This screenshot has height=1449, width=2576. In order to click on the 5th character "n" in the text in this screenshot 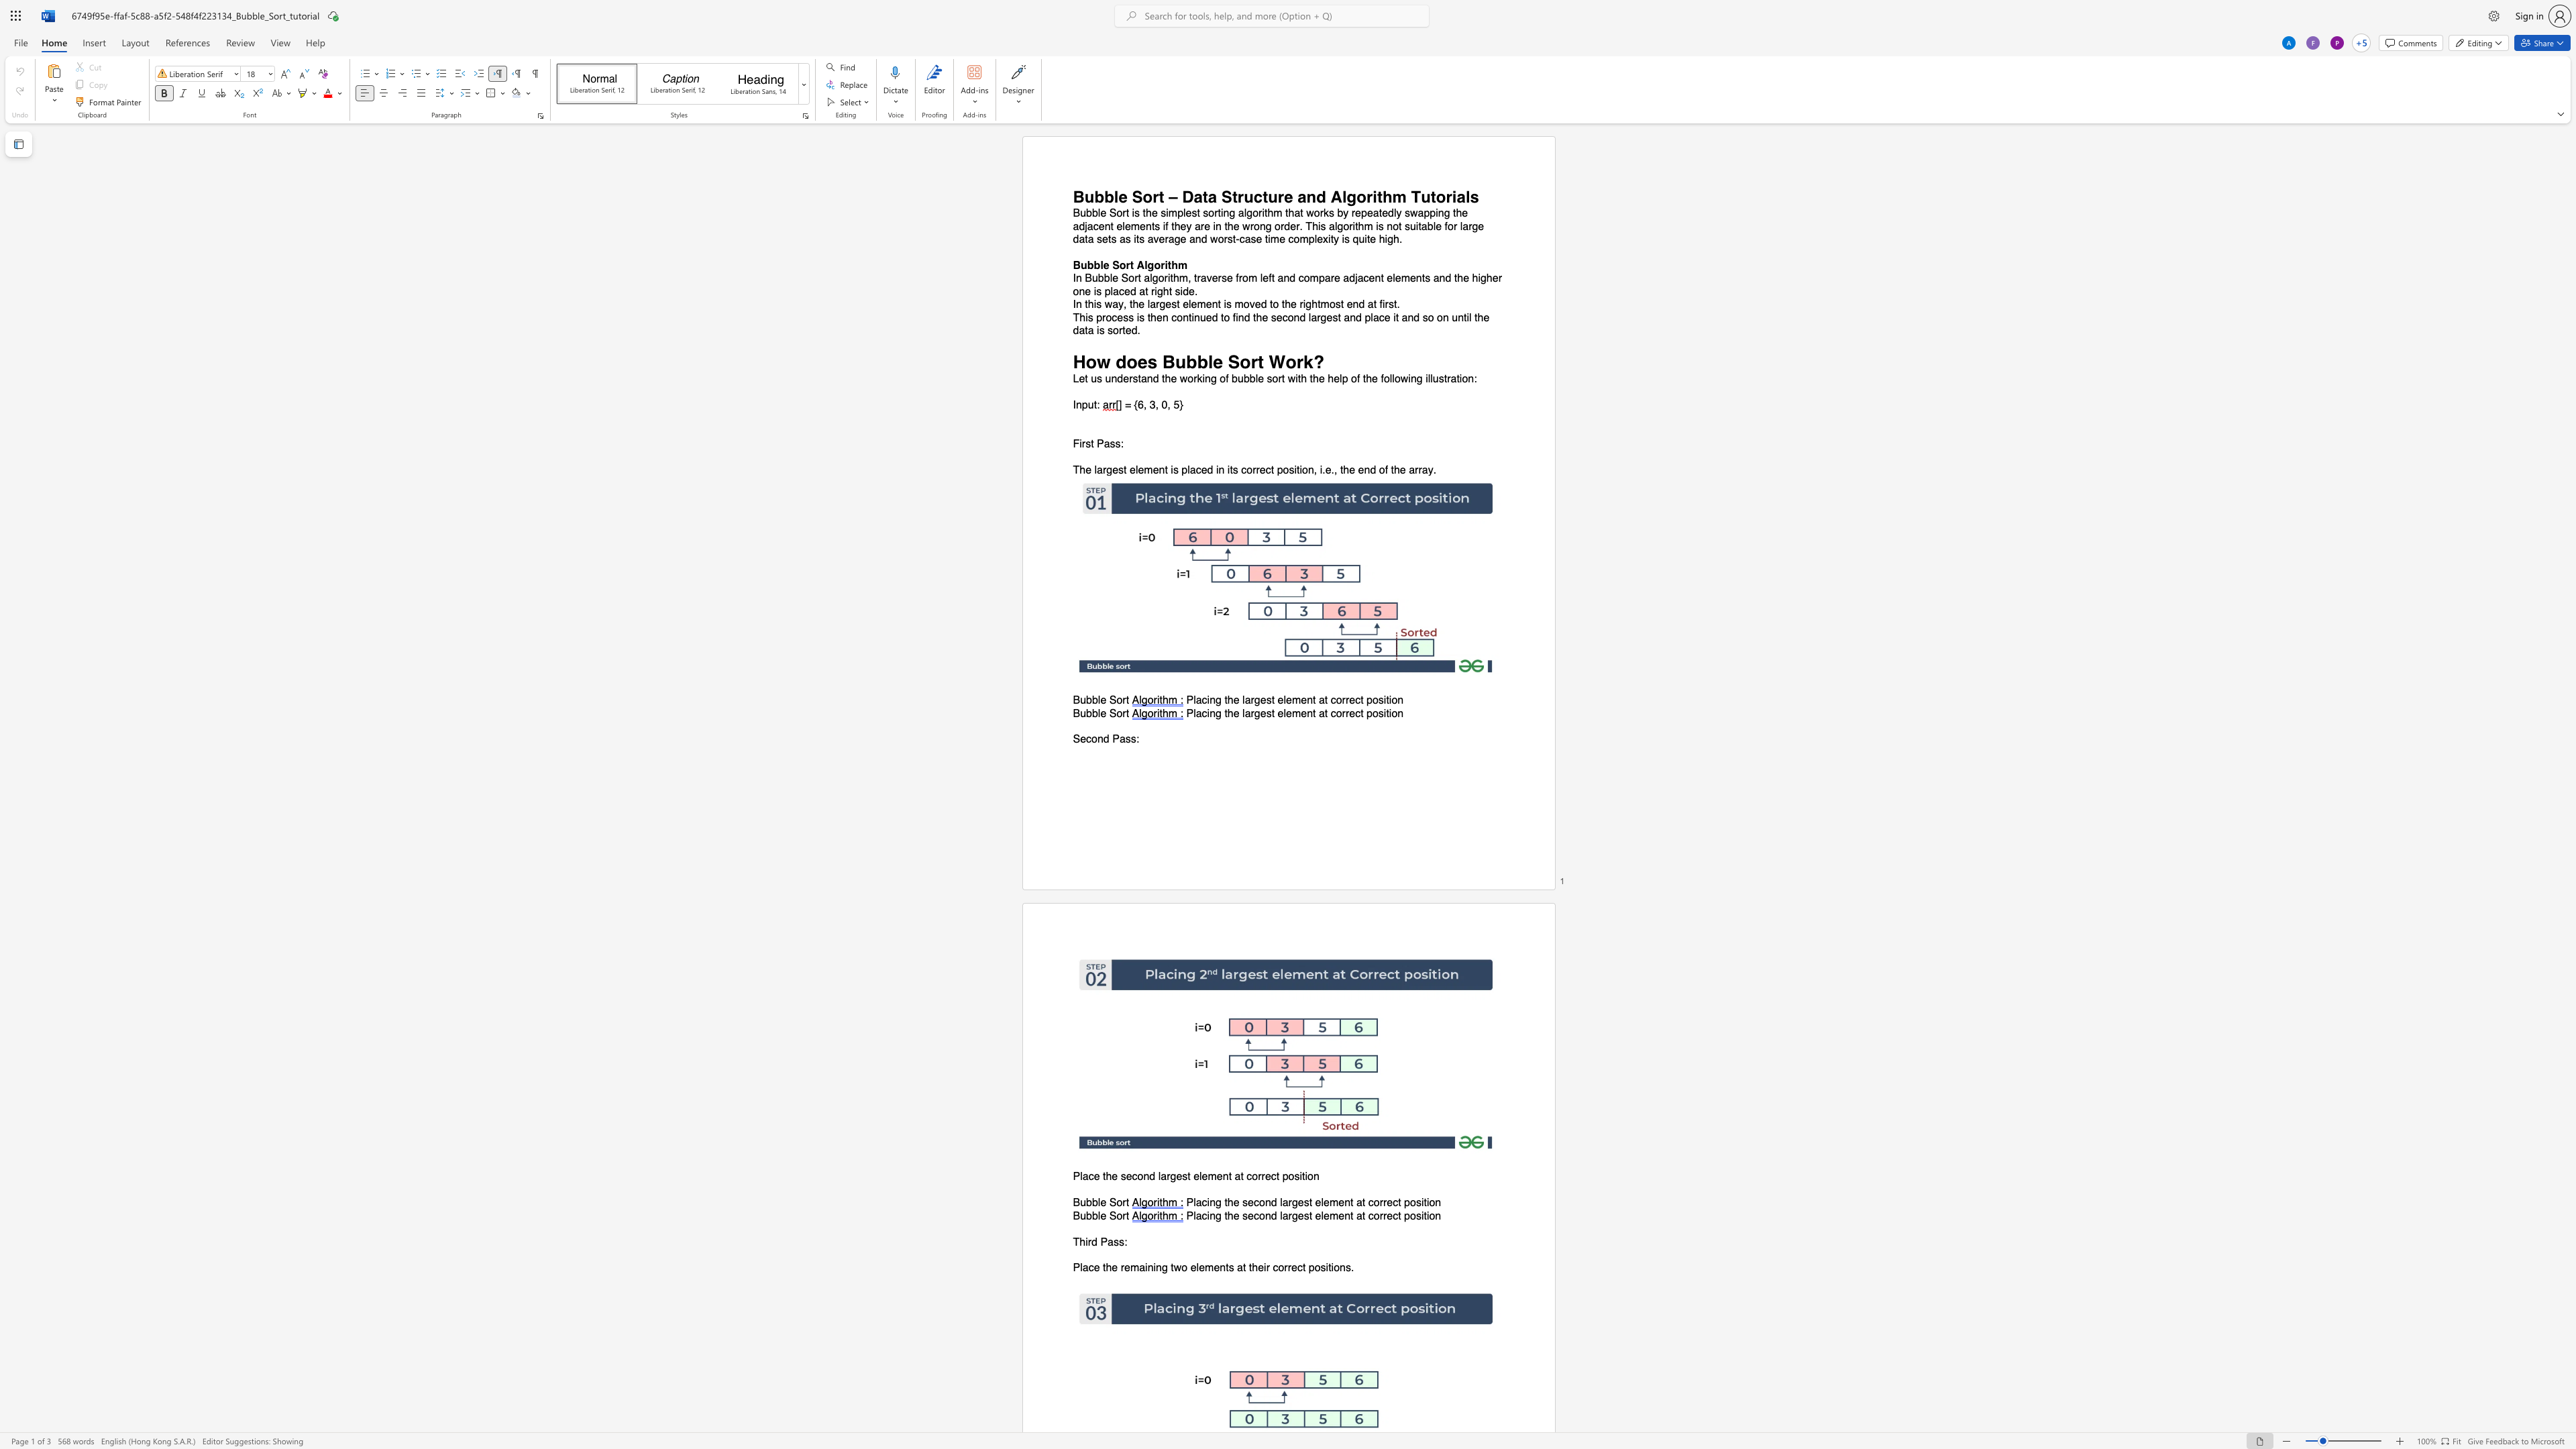, I will do `click(1218, 226)`.